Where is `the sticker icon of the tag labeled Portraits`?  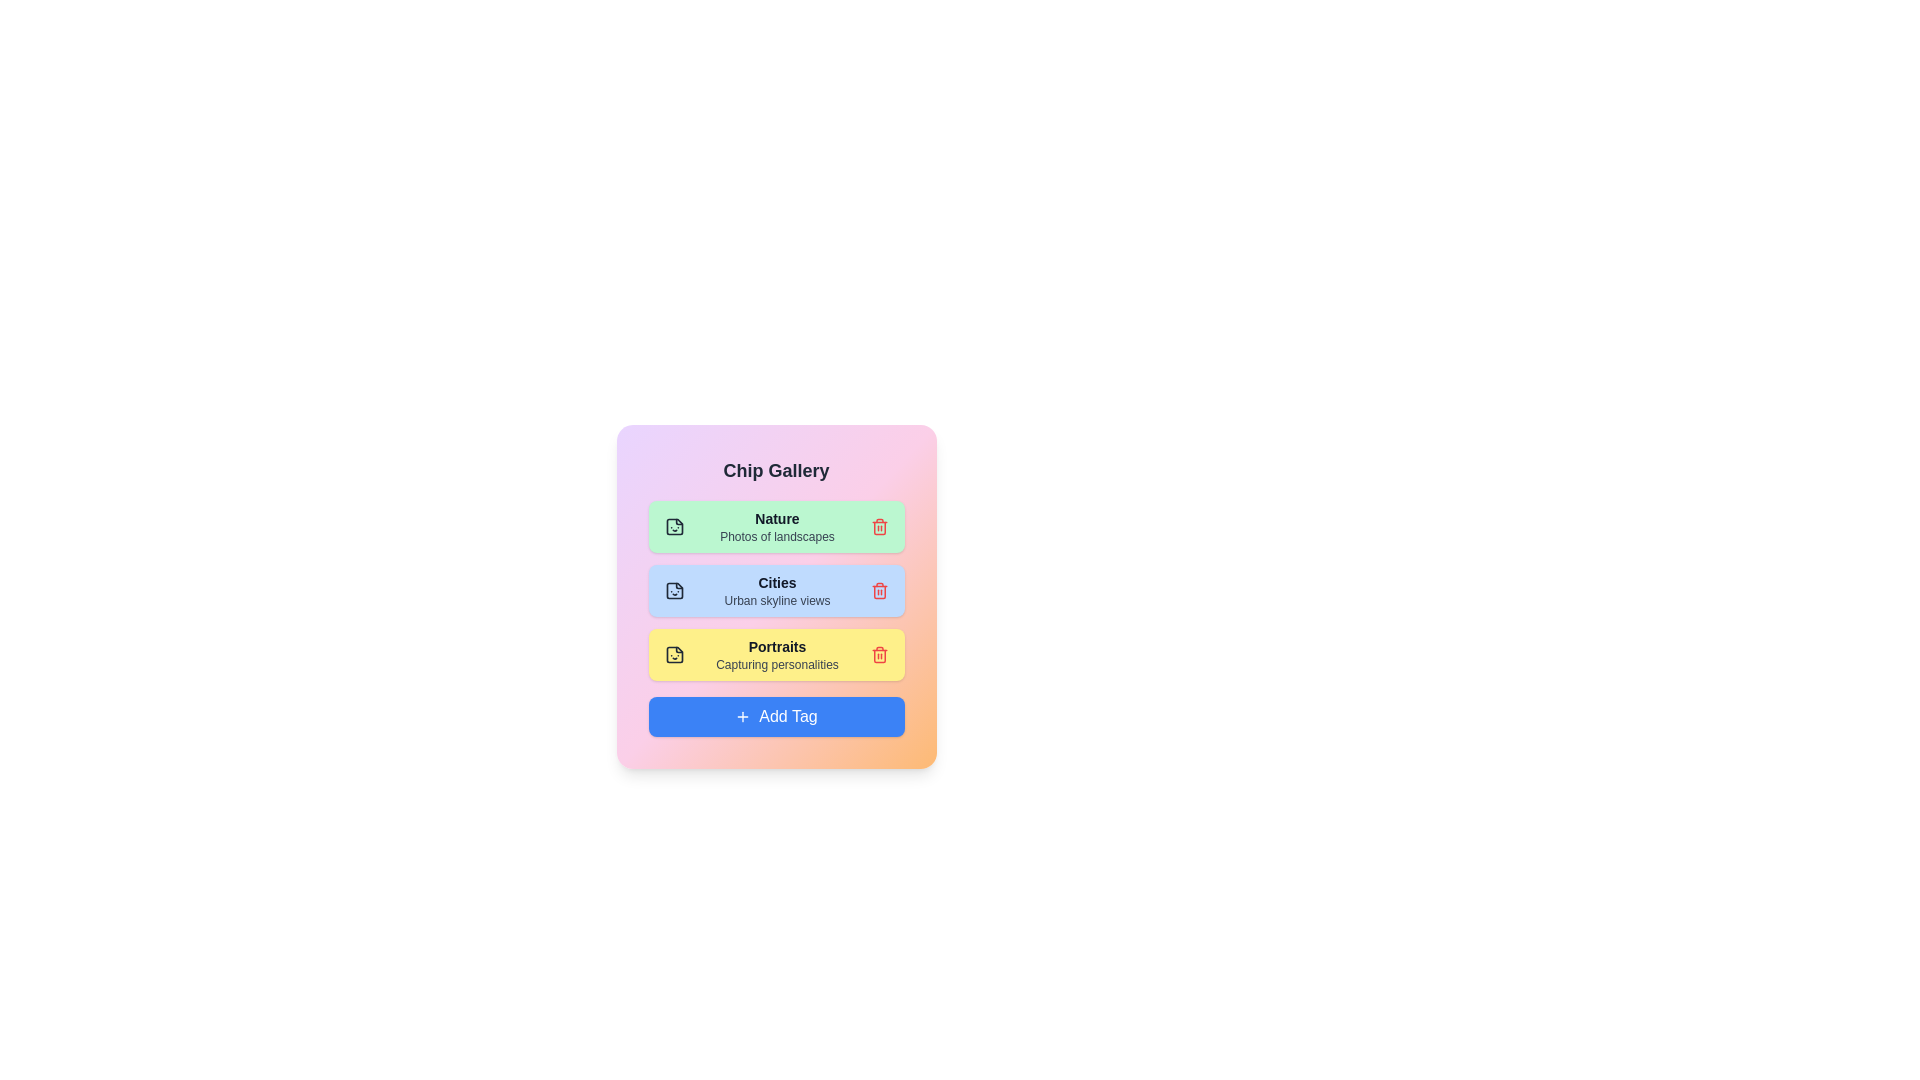 the sticker icon of the tag labeled Portraits is located at coordinates (674, 655).